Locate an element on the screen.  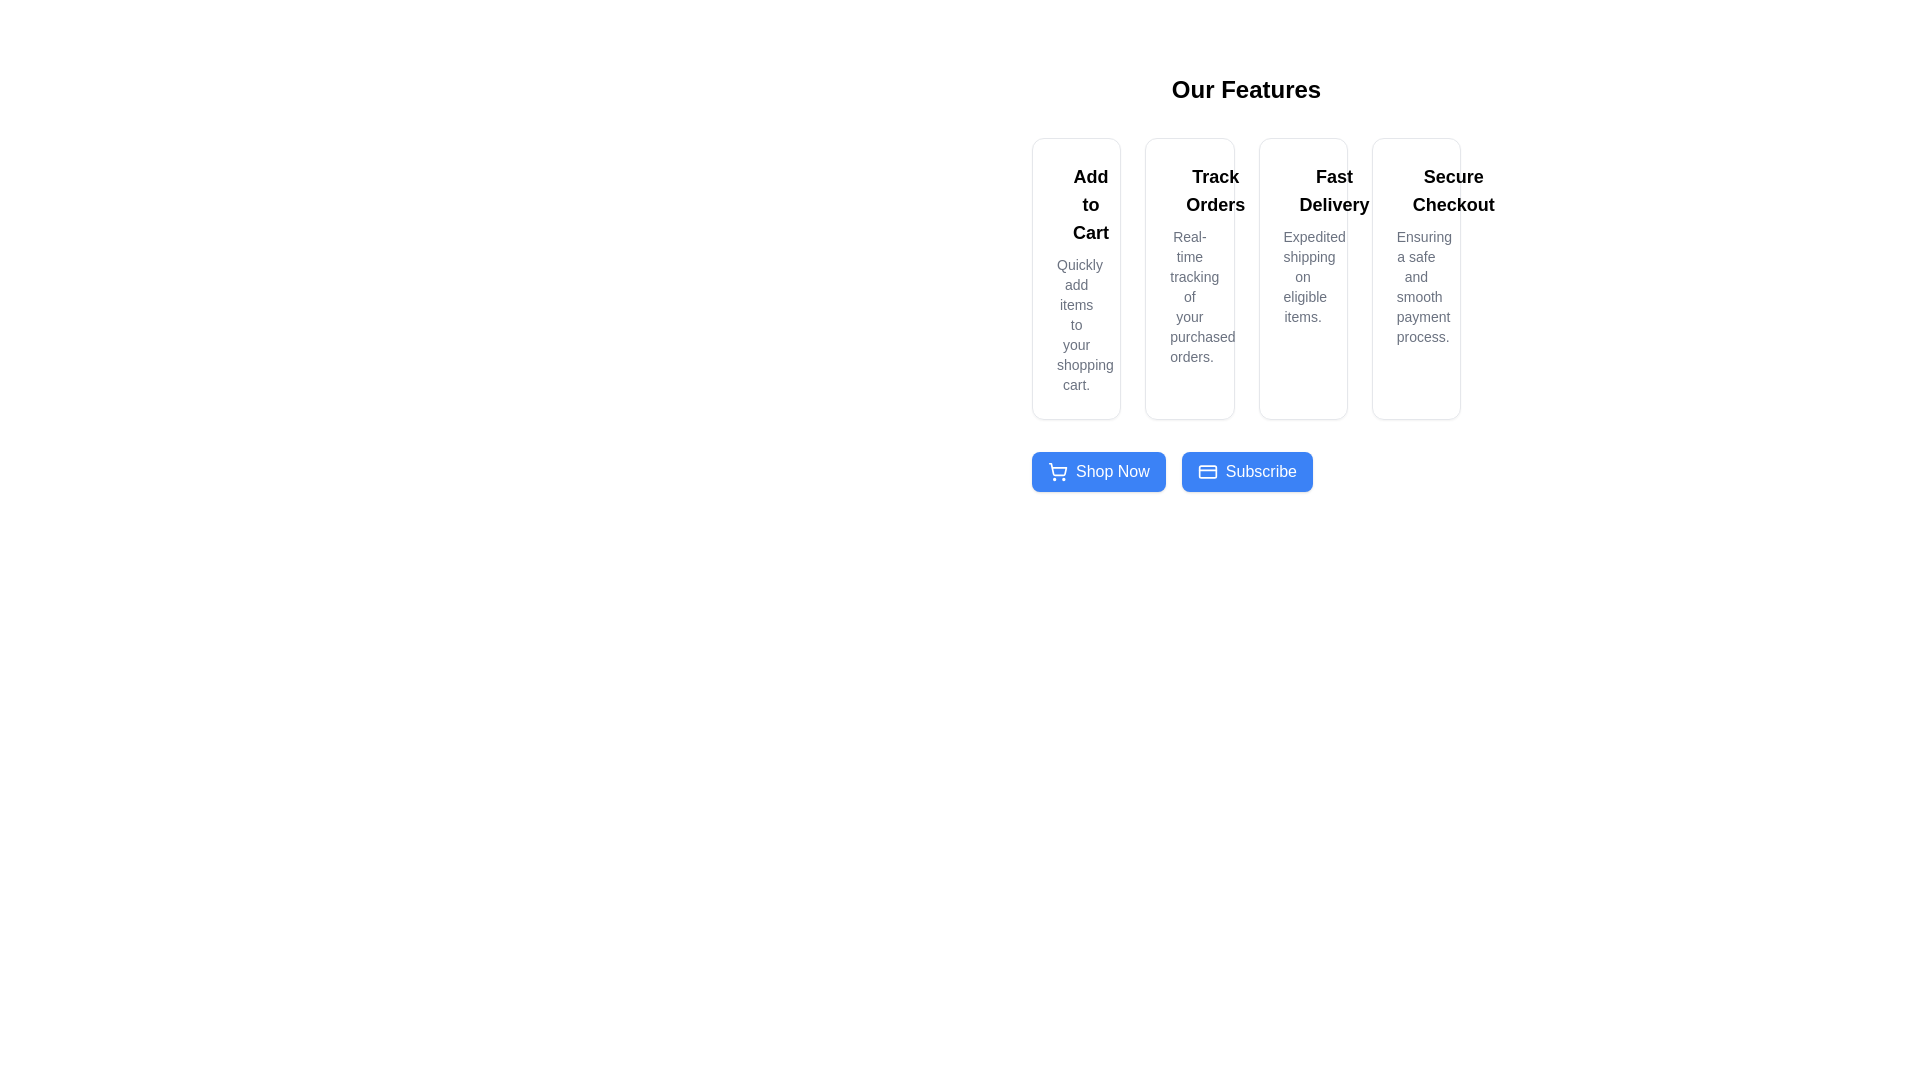
the 'Track Orders' title text label, which is positioned at the top center of the second feature card below the main heading 'Our Features' is located at coordinates (1214, 191).